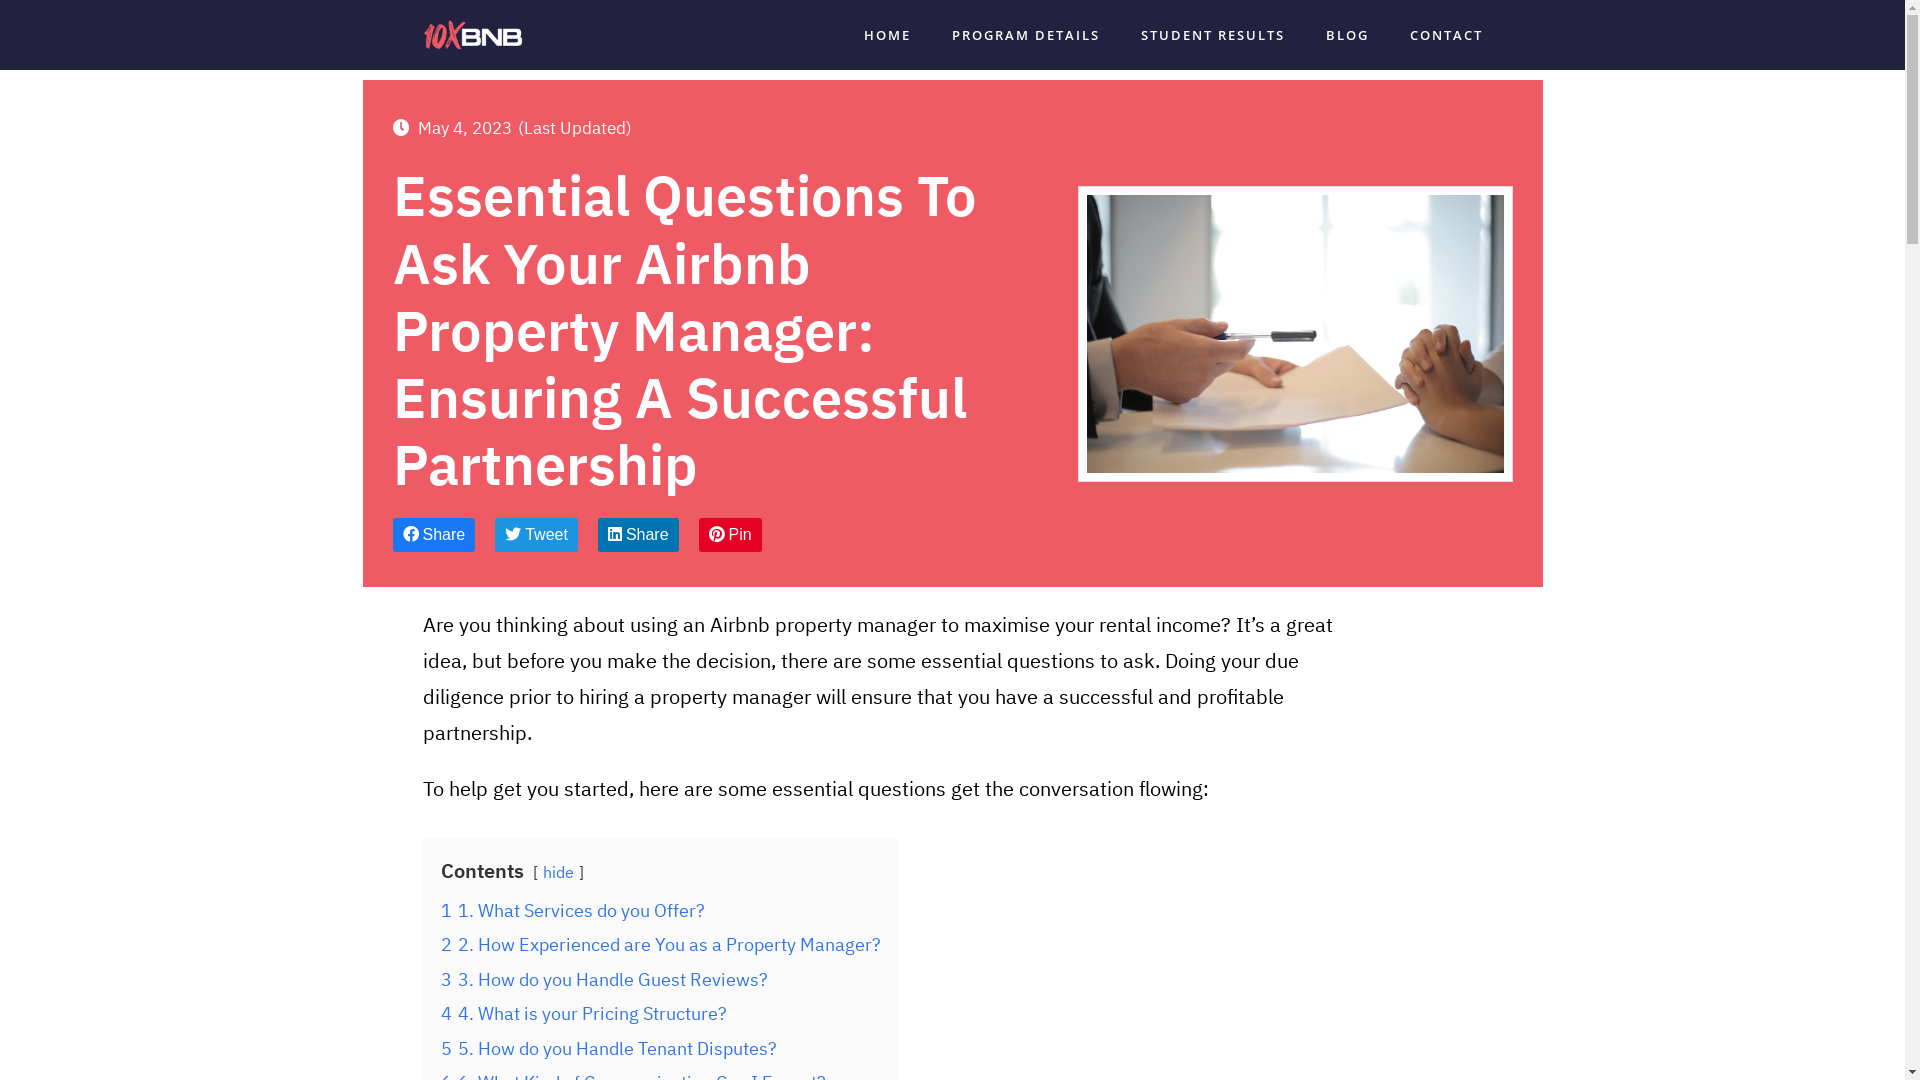  I want to click on '4 4. What is your Pricing Structure?', so click(581, 1013).